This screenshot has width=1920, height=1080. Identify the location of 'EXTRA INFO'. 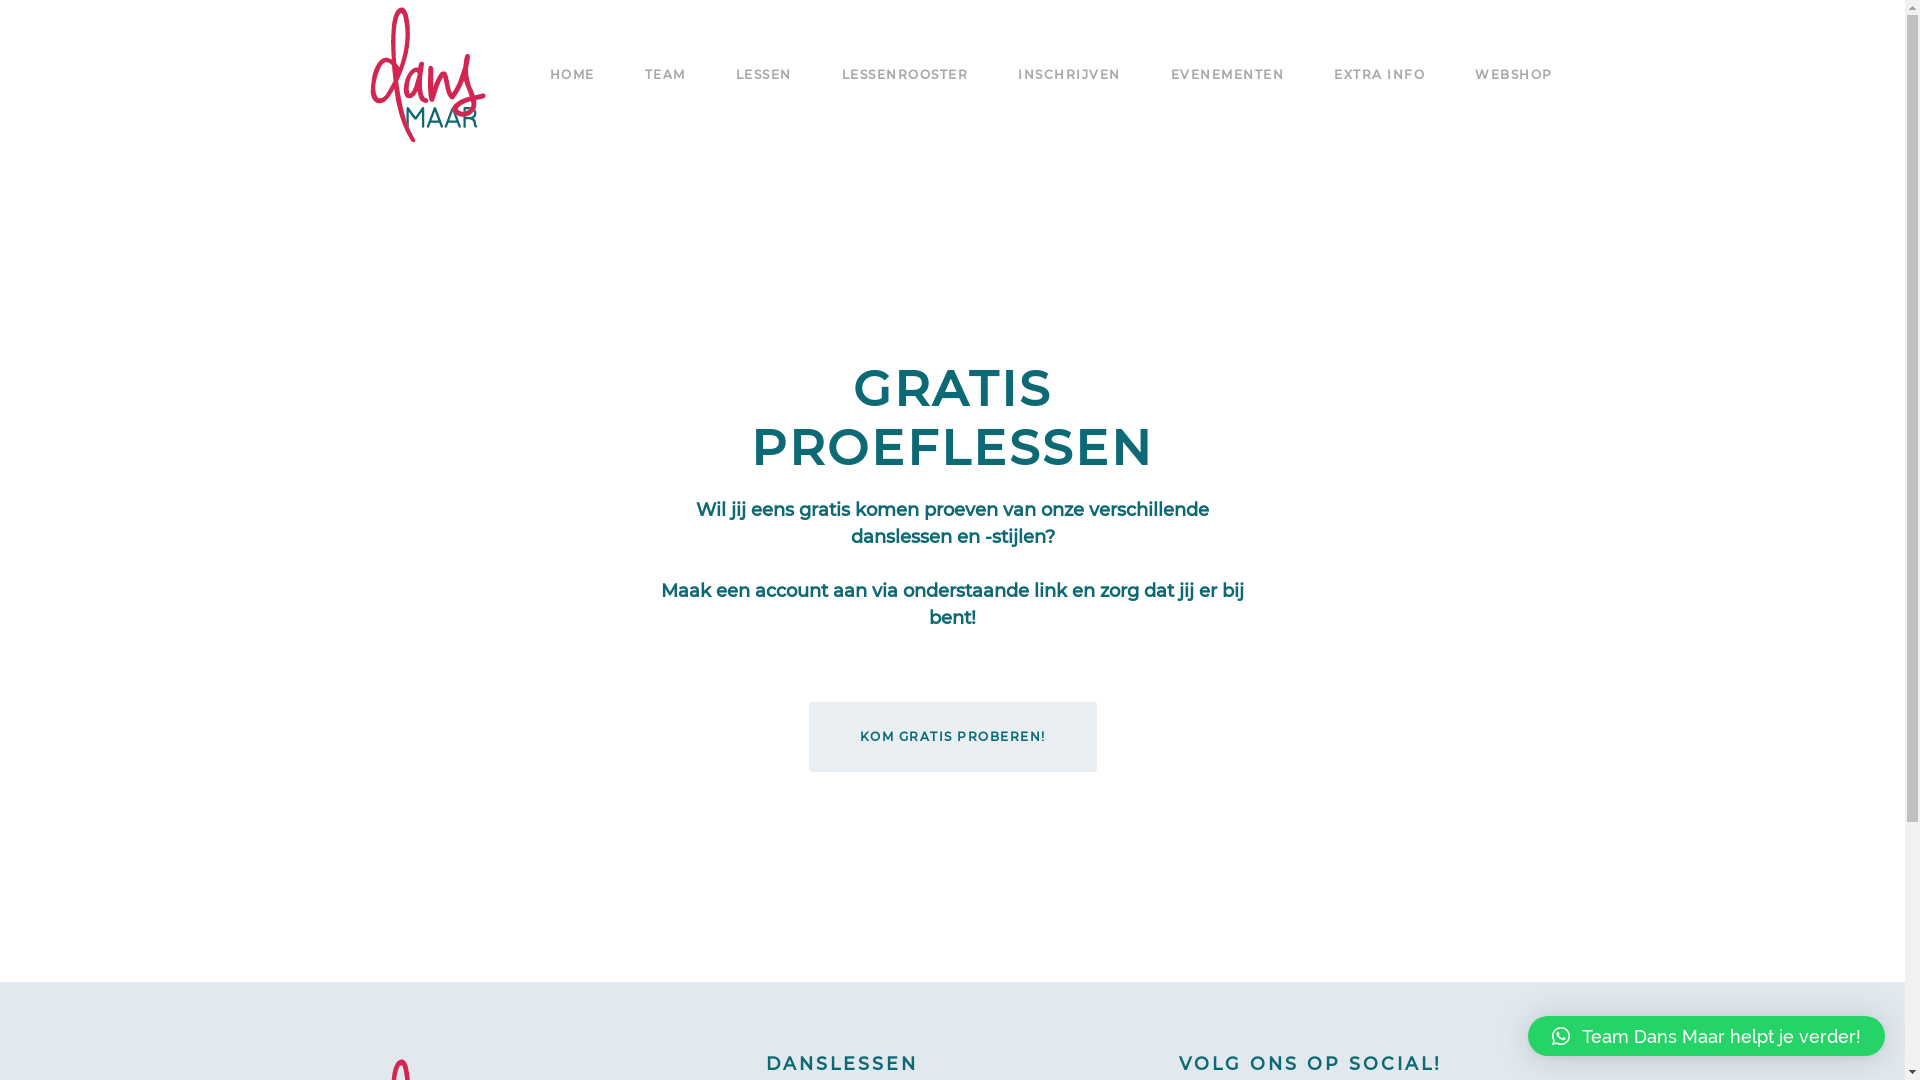
(1334, 73).